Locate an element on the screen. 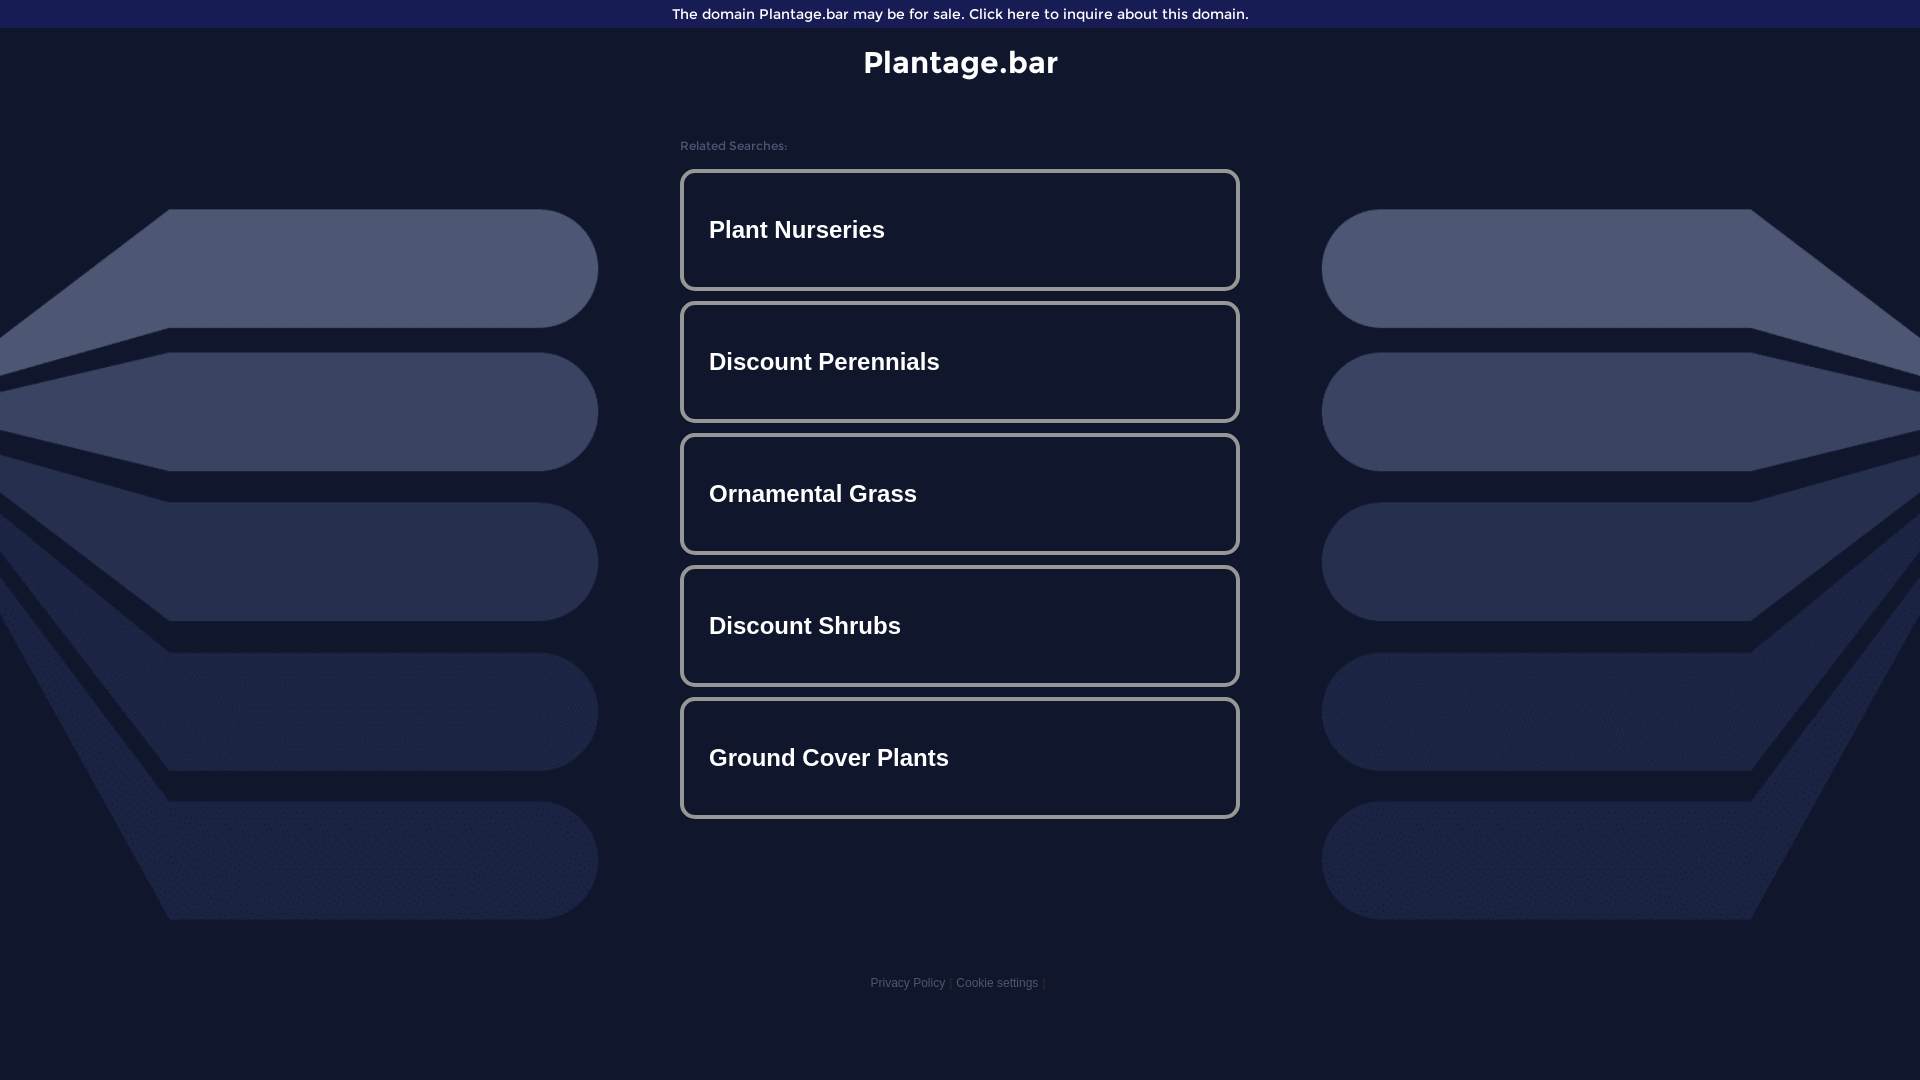 The height and width of the screenshot is (1080, 1920). 'Plant Nurseries' is located at coordinates (960, 229).